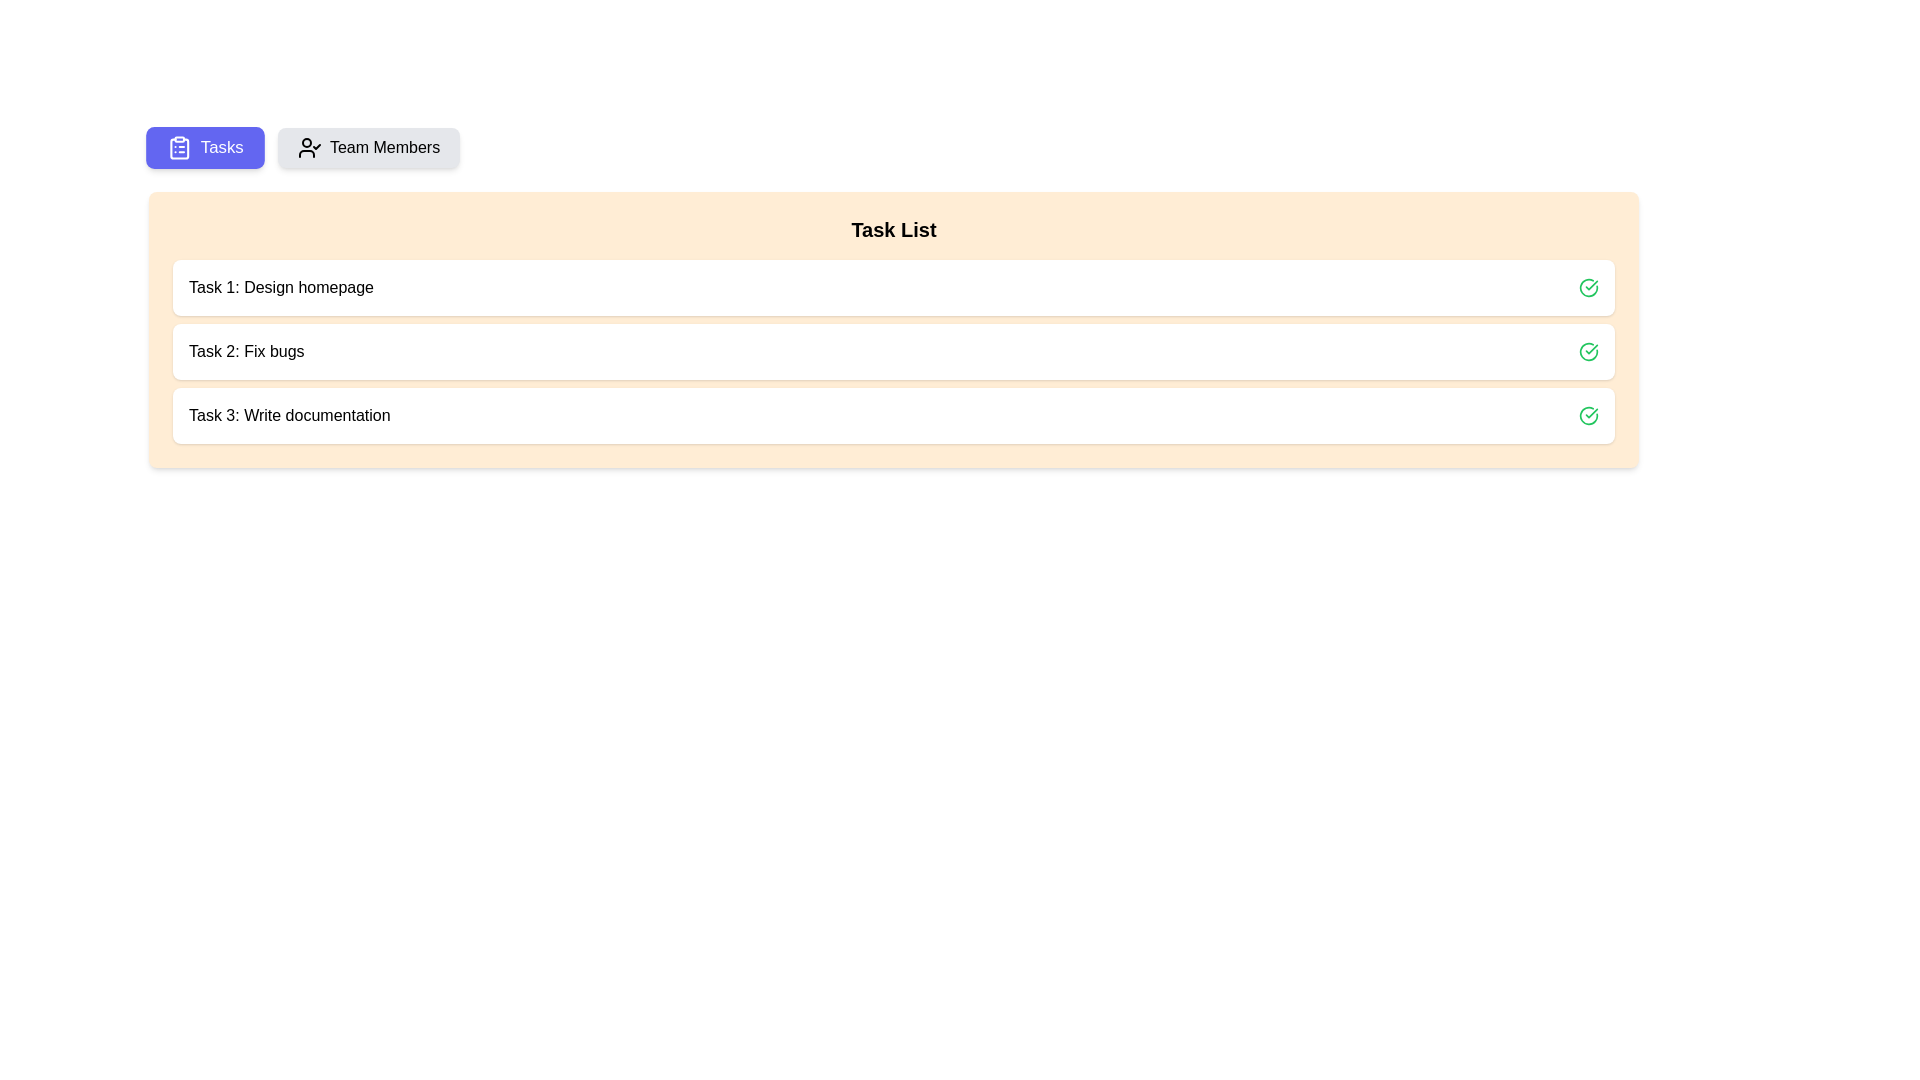  Describe the element at coordinates (222, 146) in the screenshot. I see `text label 'Tasks' located at the center-right end of the purple button, which serves as an indicator for the associated interactive button` at that location.